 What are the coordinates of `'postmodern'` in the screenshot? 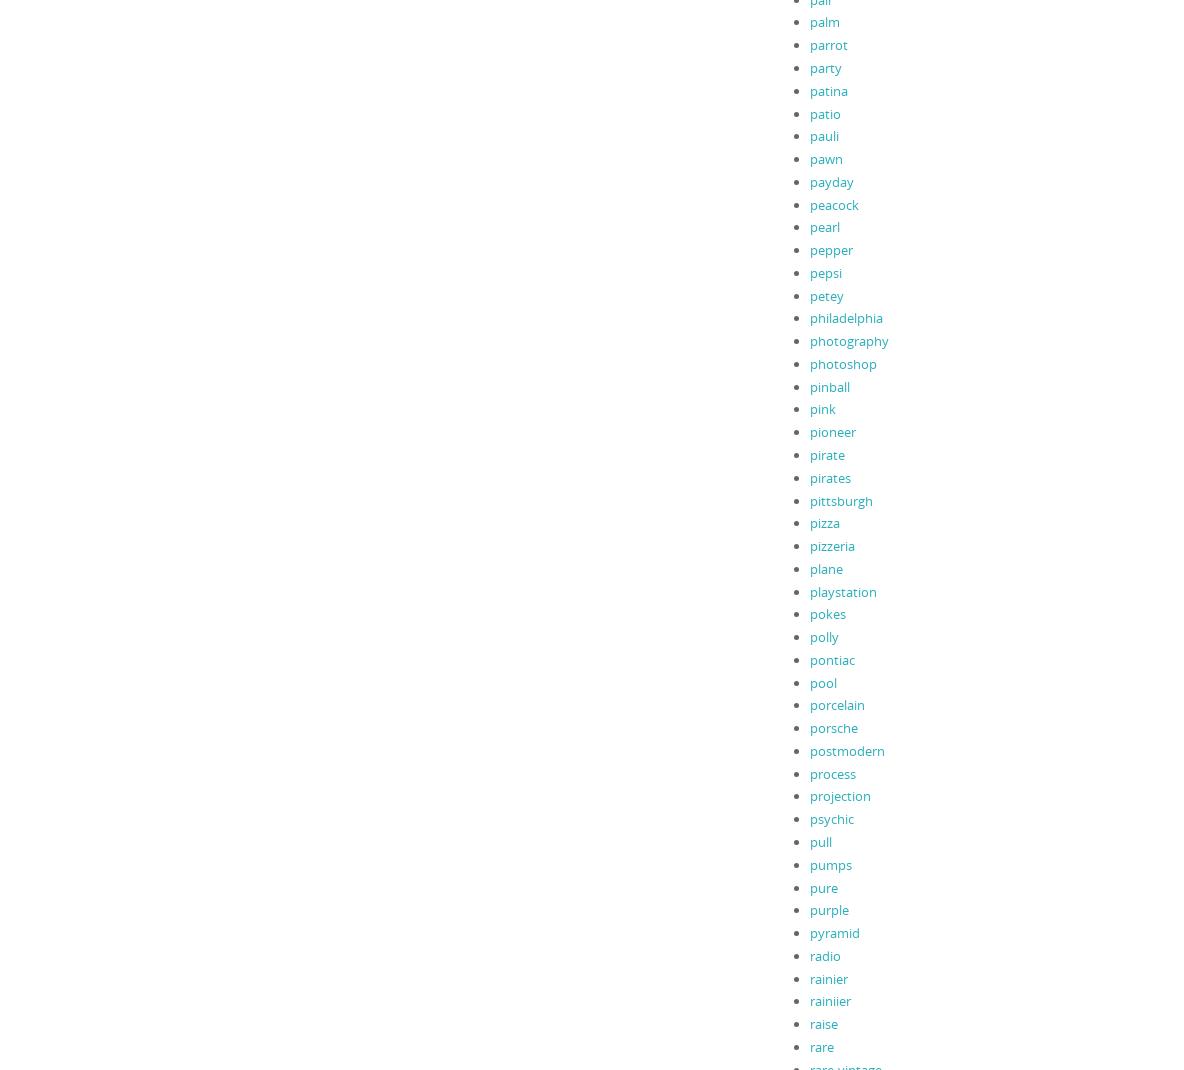 It's located at (846, 748).